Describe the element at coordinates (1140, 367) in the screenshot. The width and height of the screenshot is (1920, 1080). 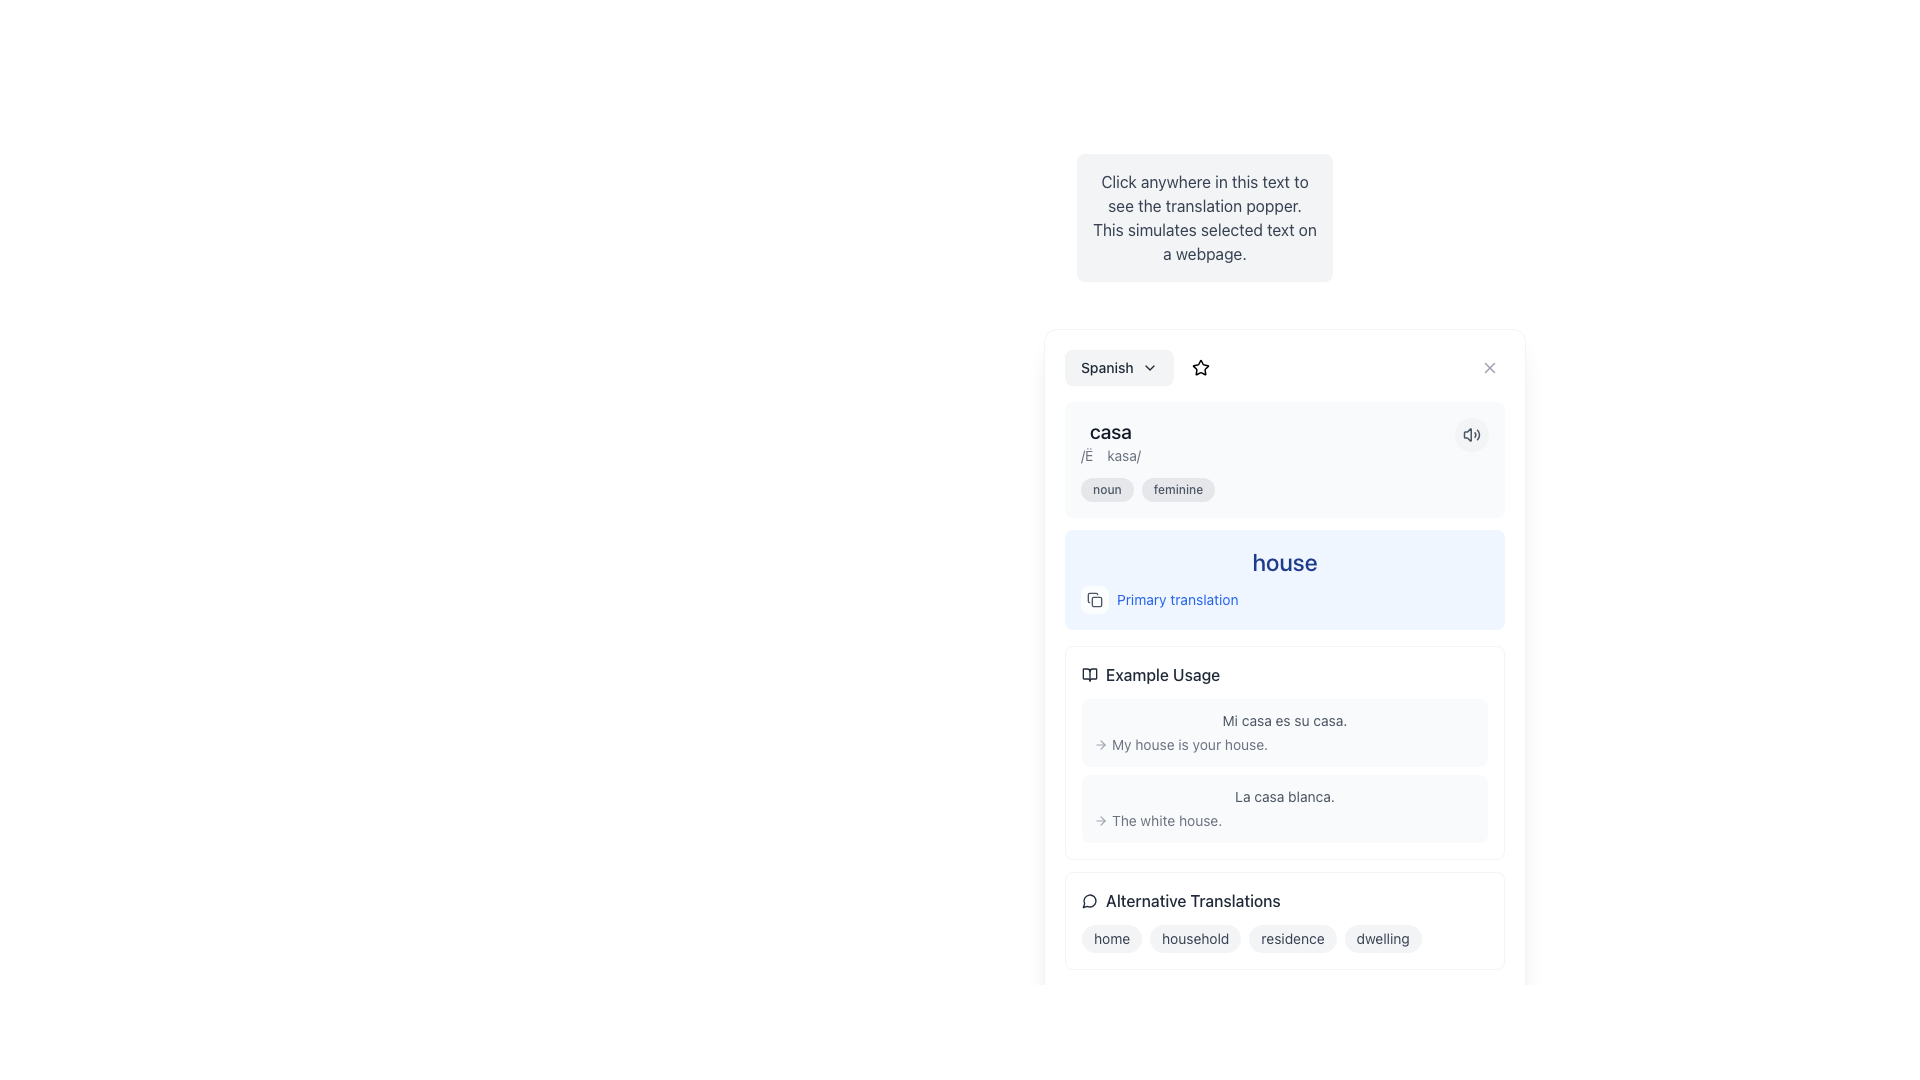
I see `the language selector text label accompanied by a chevron icon to potentially reveal tooltip information` at that location.